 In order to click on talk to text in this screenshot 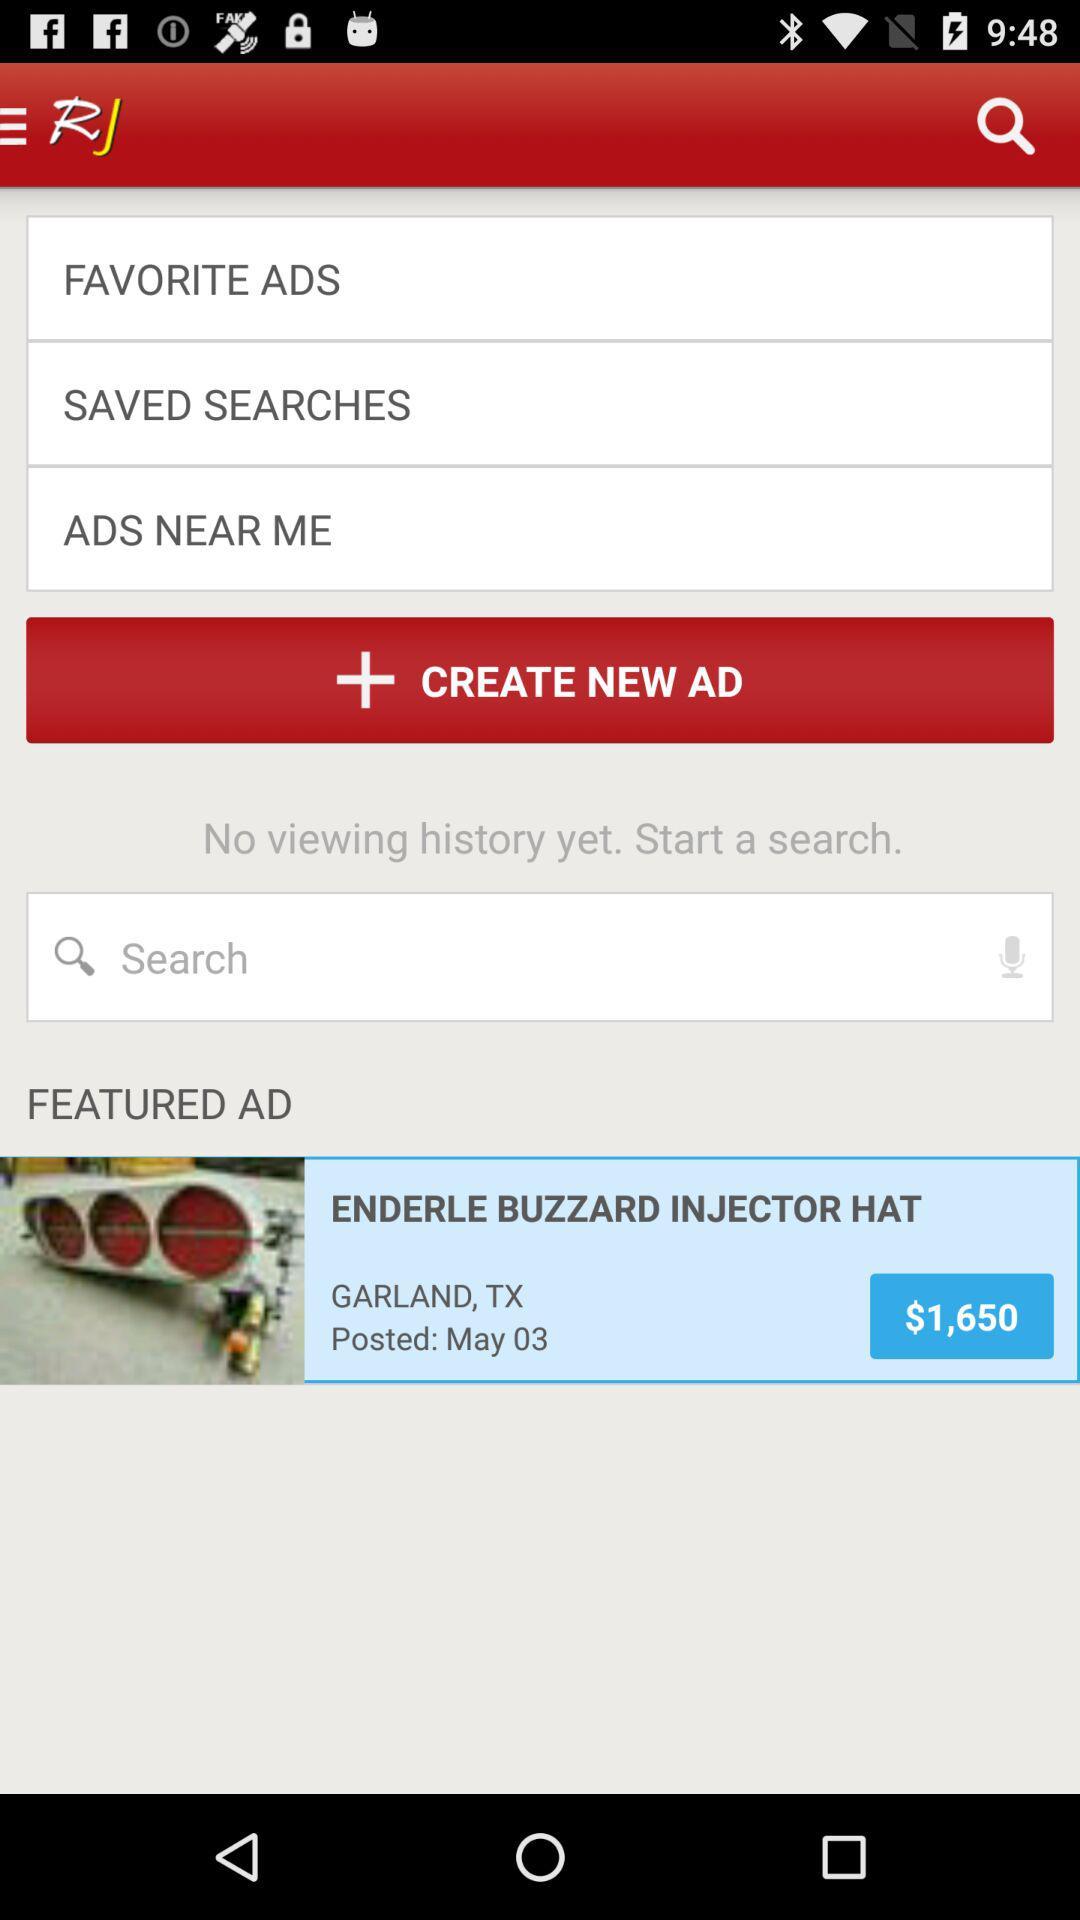, I will do `click(1012, 955)`.